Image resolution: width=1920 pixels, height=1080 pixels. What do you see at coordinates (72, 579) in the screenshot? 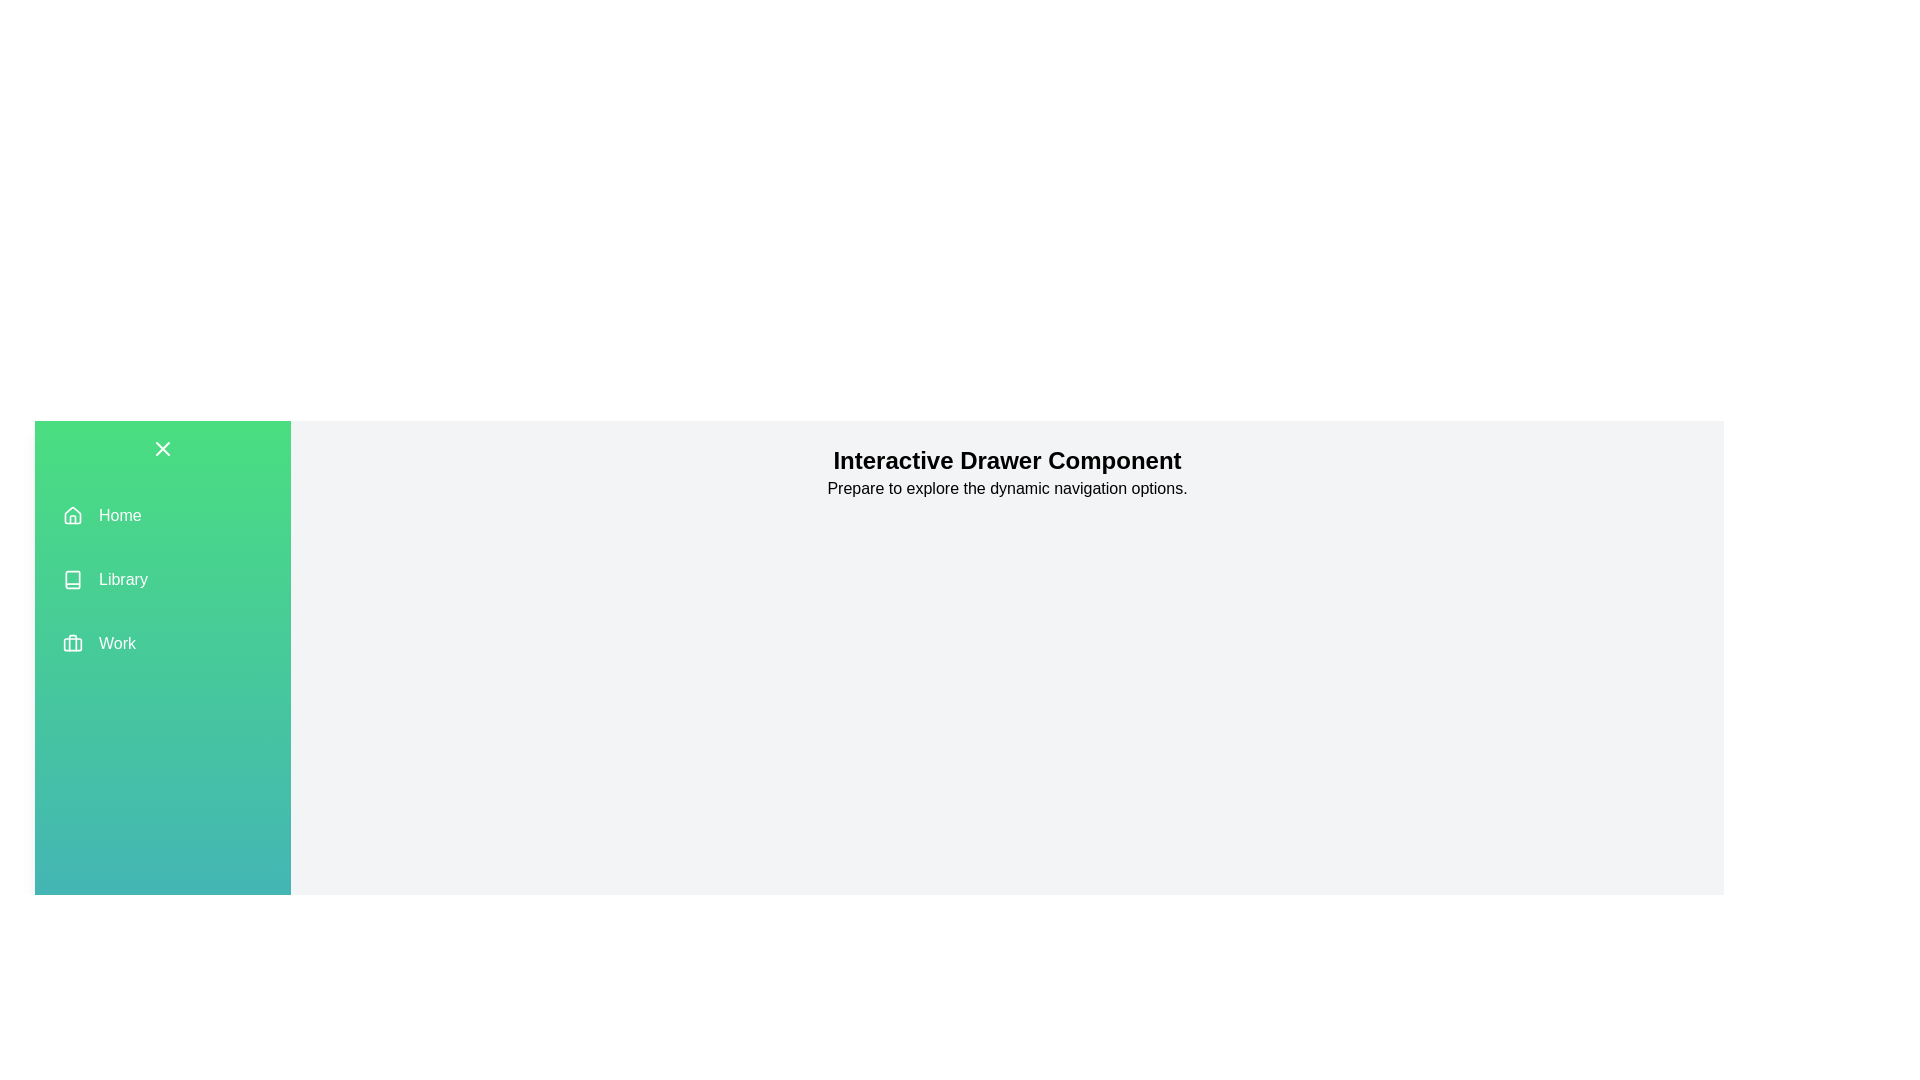
I see `the Library icon to trigger its functionality` at bounding box center [72, 579].